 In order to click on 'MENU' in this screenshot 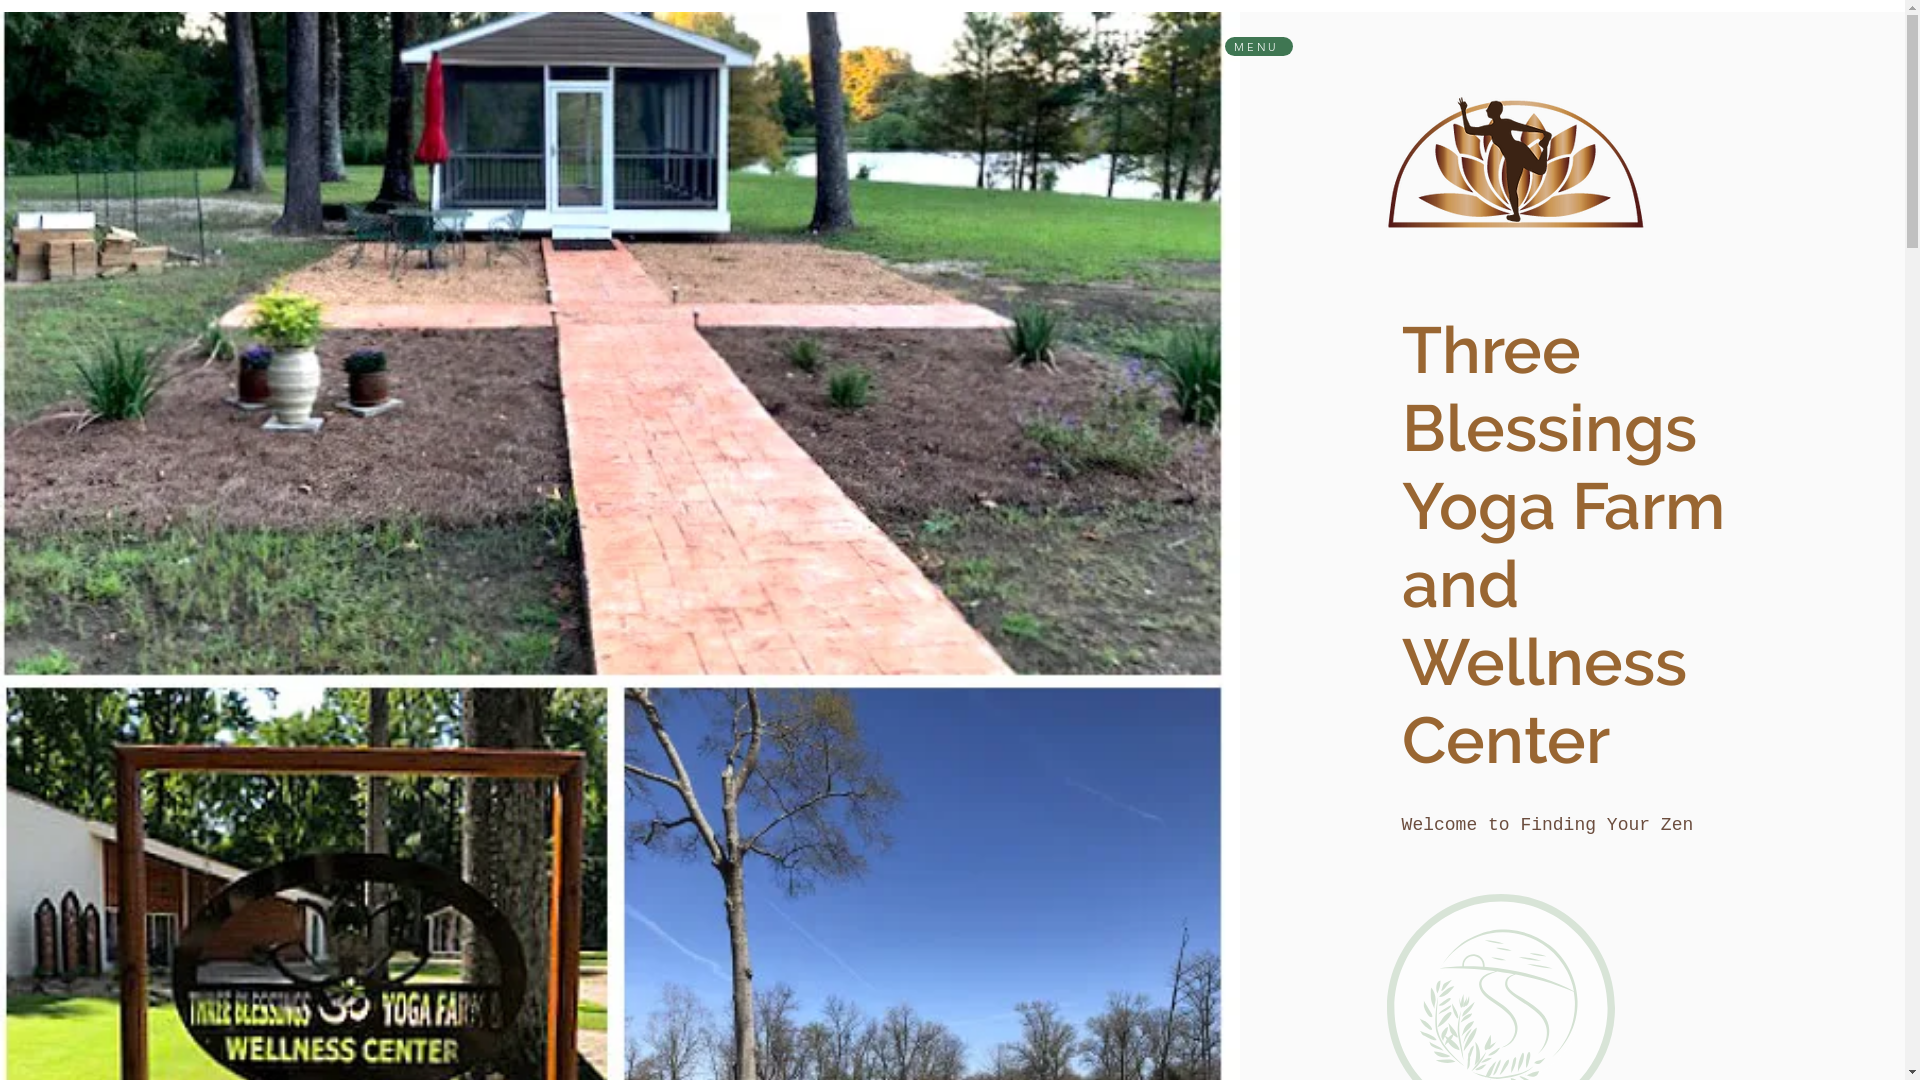, I will do `click(1256, 45)`.